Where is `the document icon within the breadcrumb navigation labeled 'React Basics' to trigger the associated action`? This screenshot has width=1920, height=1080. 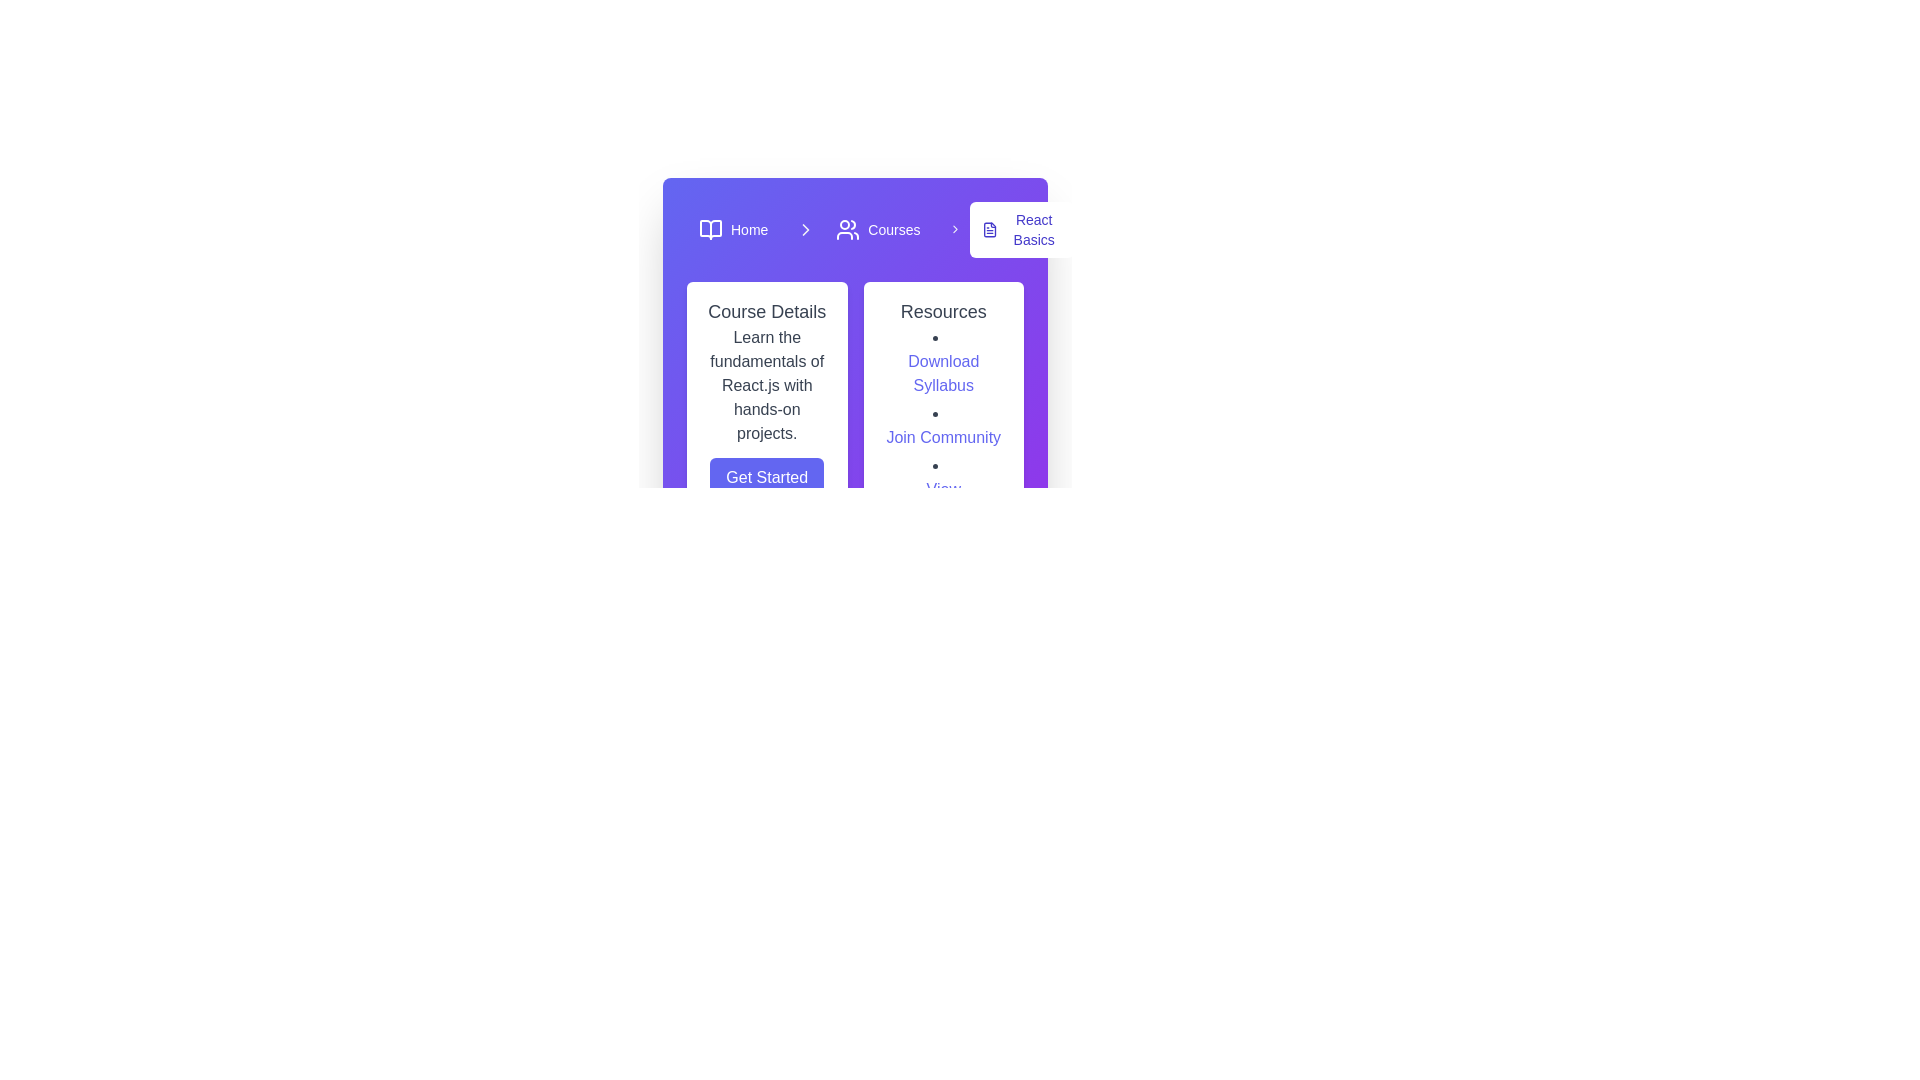
the document icon within the breadcrumb navigation labeled 'React Basics' to trigger the associated action is located at coordinates (990, 229).